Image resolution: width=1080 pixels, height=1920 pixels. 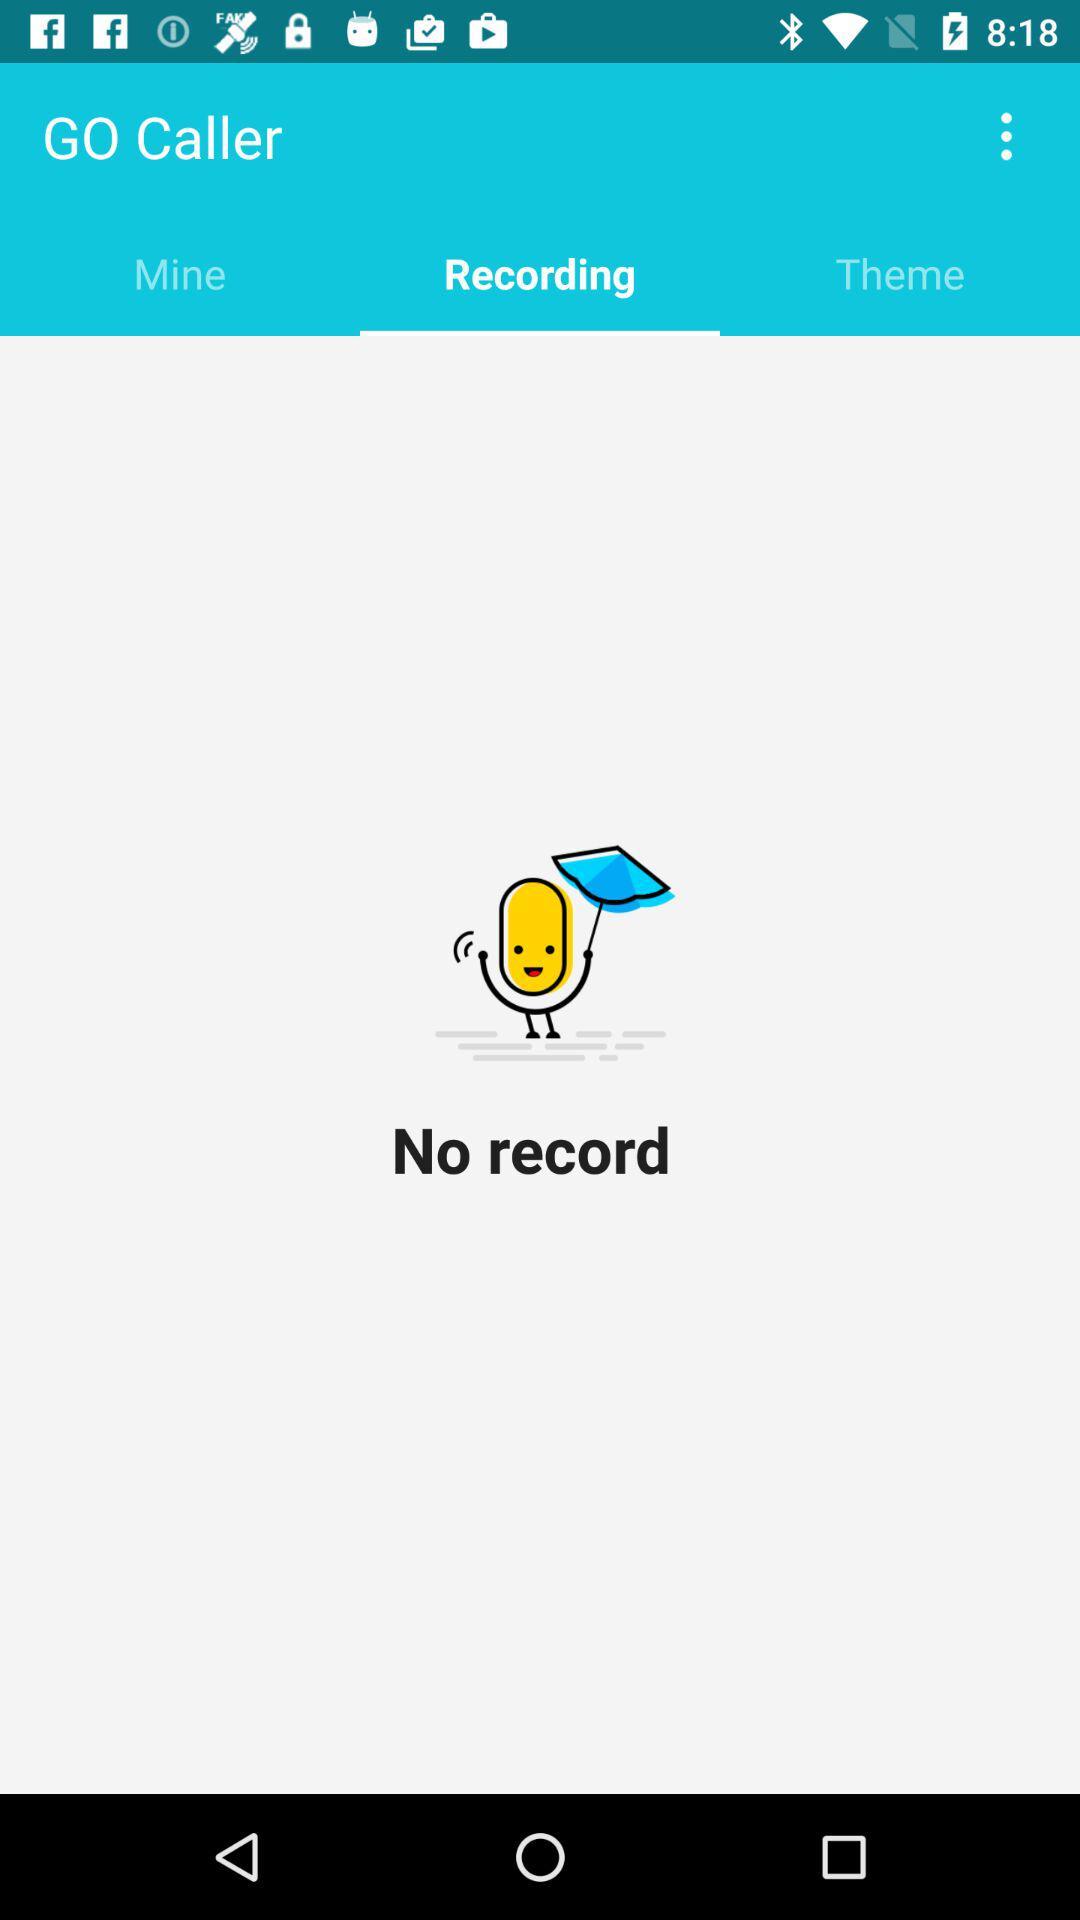 What do you see at coordinates (540, 272) in the screenshot?
I see `the icon next to mine icon` at bounding box center [540, 272].